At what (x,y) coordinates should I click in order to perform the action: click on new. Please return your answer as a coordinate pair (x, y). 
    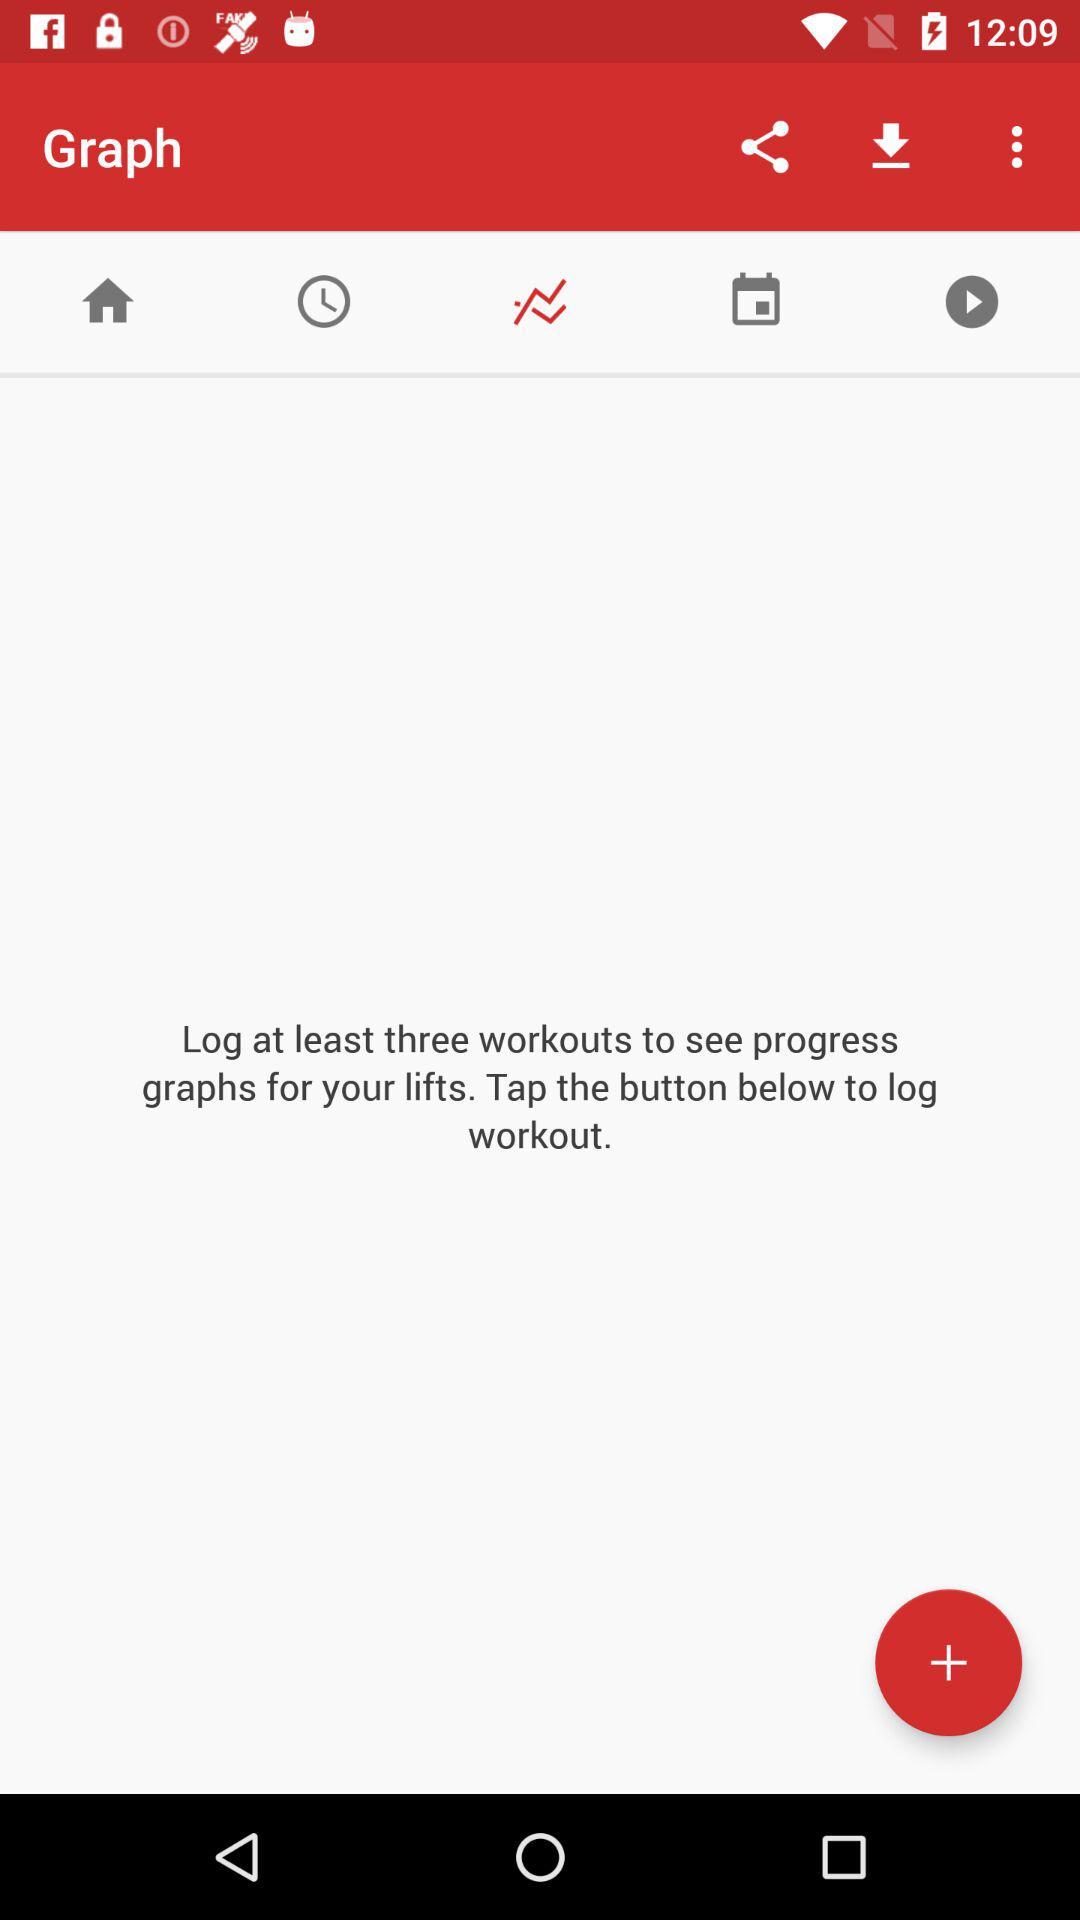
    Looking at the image, I should click on (947, 1662).